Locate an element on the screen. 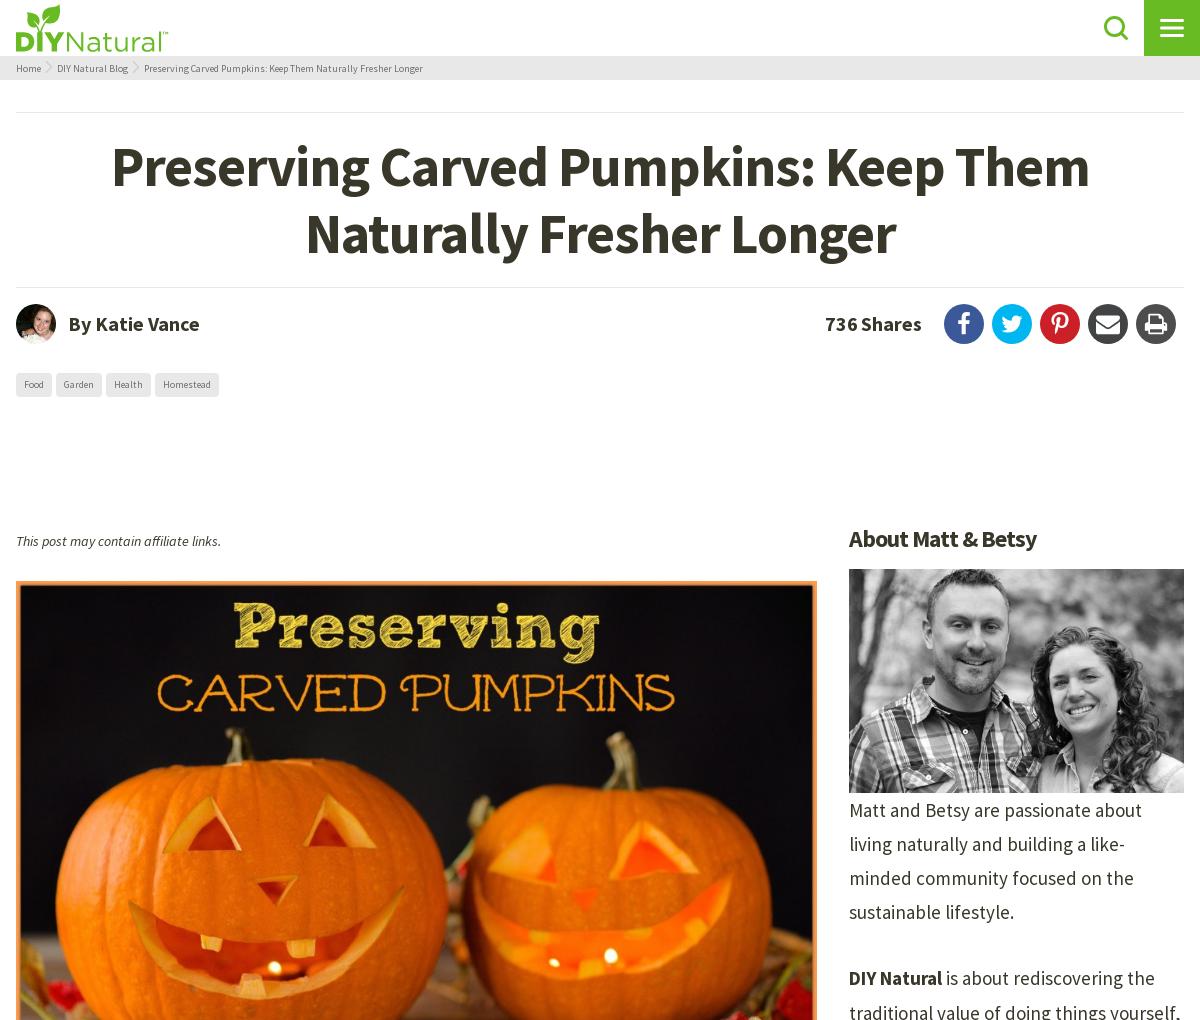 The image size is (1200, 1020). 'DIY Natural Blog' is located at coordinates (57, 68).